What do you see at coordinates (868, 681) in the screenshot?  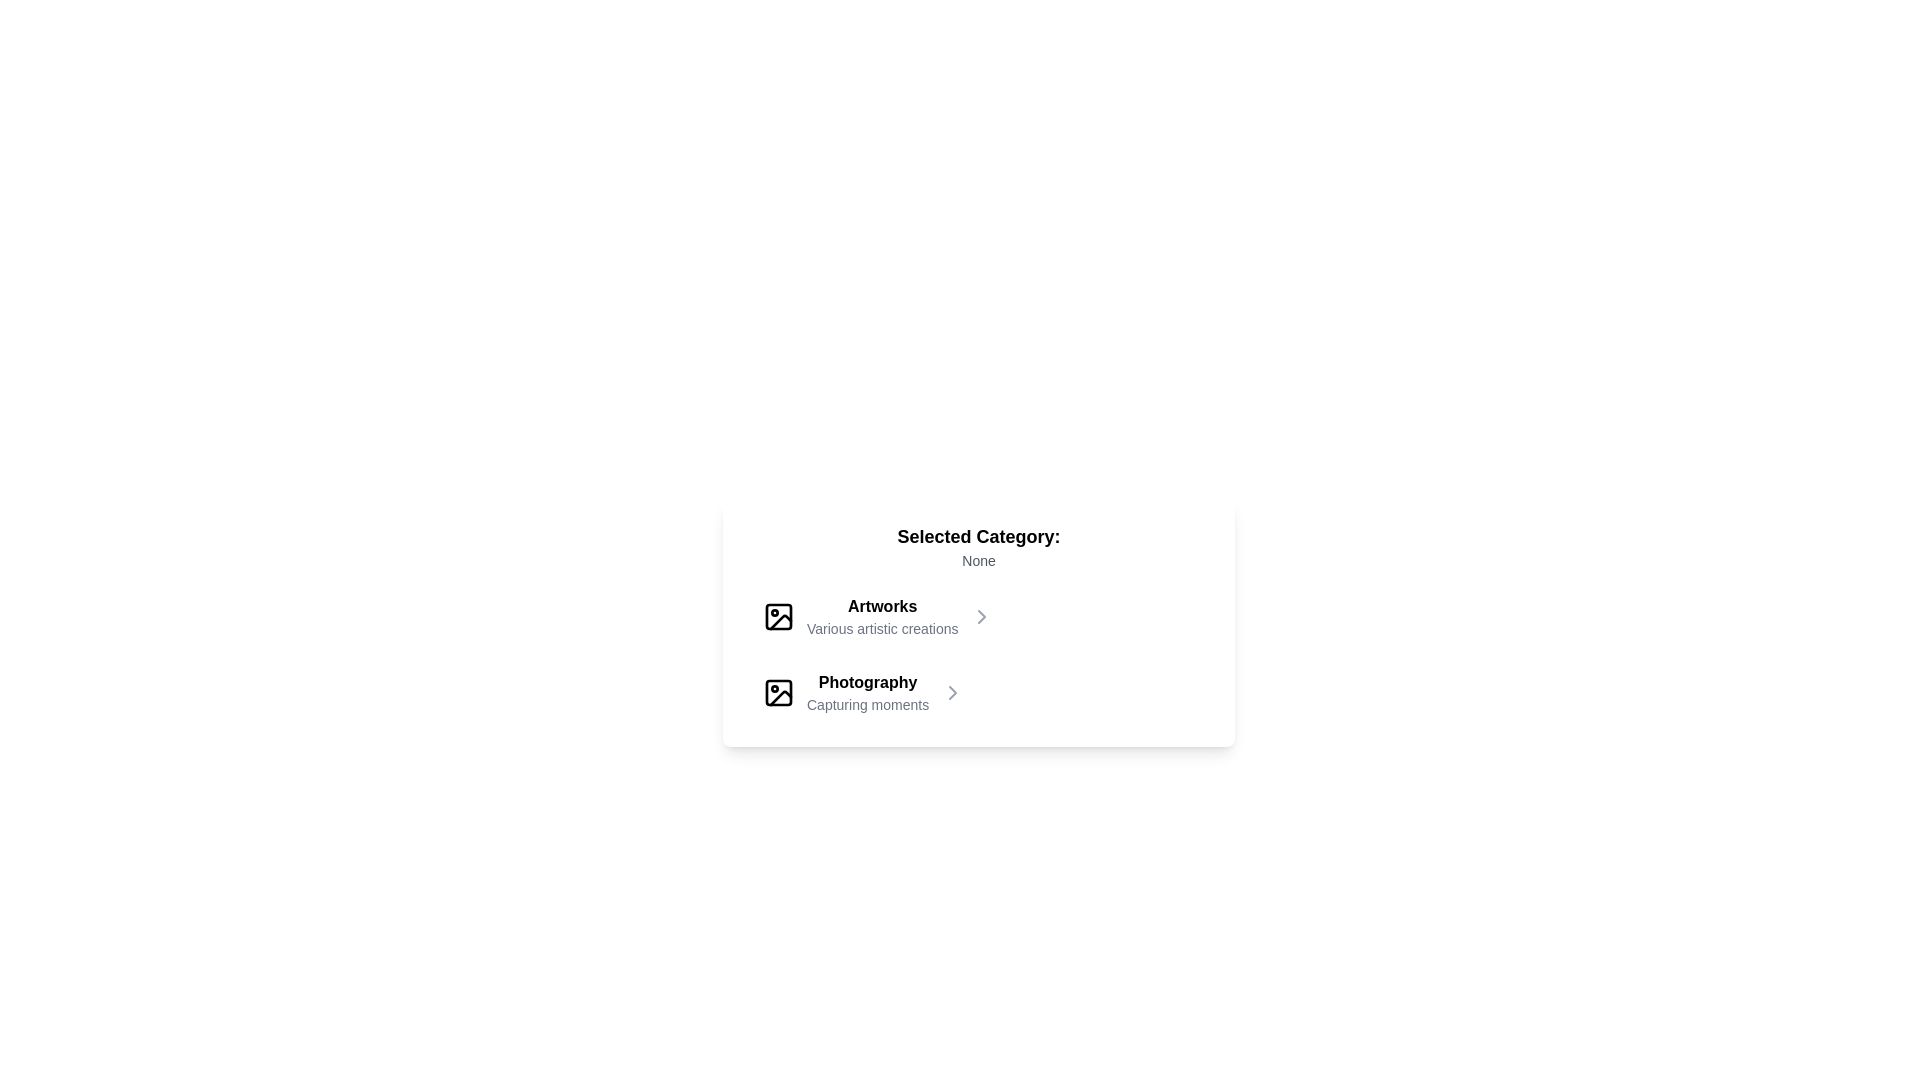 I see `text of the 'Photography' label, which serves as the title for a category that organizes content thematically for user navigation` at bounding box center [868, 681].